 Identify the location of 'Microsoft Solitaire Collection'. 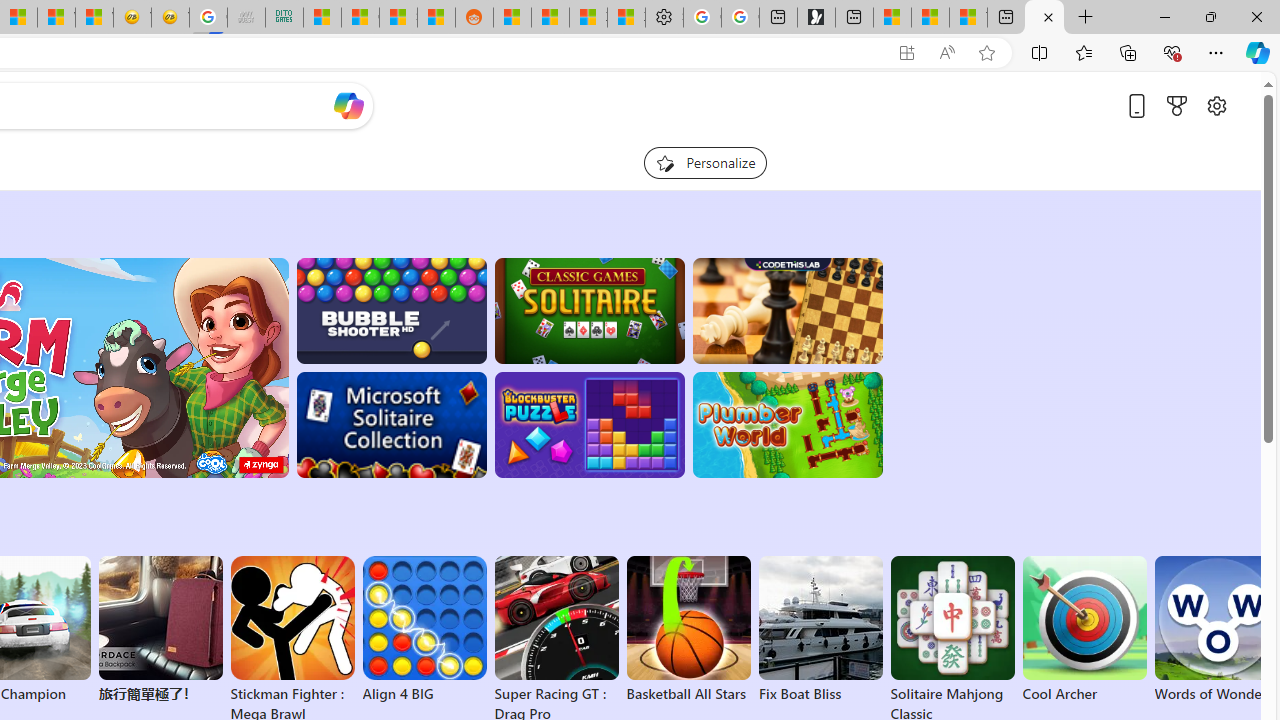
(391, 424).